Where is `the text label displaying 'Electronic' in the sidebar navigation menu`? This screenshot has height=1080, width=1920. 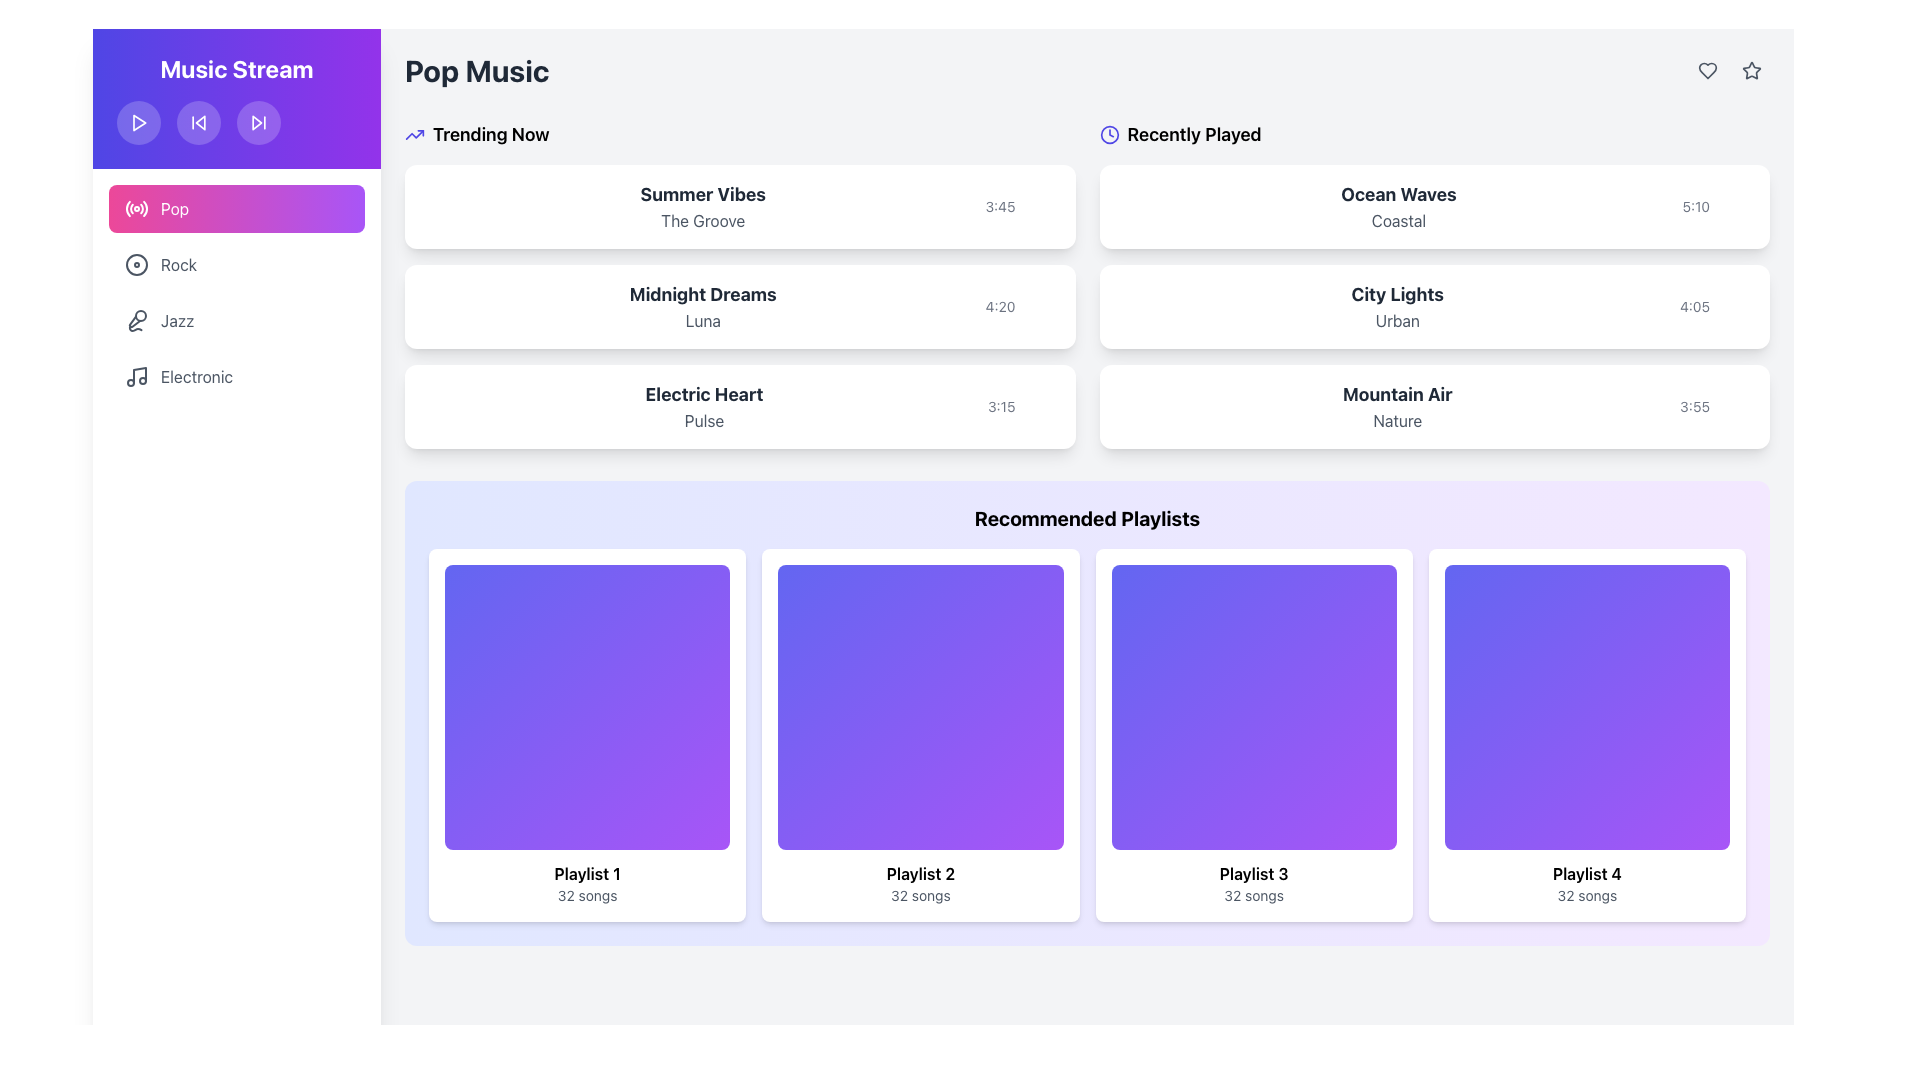
the text label displaying 'Electronic' in the sidebar navigation menu is located at coordinates (196, 377).